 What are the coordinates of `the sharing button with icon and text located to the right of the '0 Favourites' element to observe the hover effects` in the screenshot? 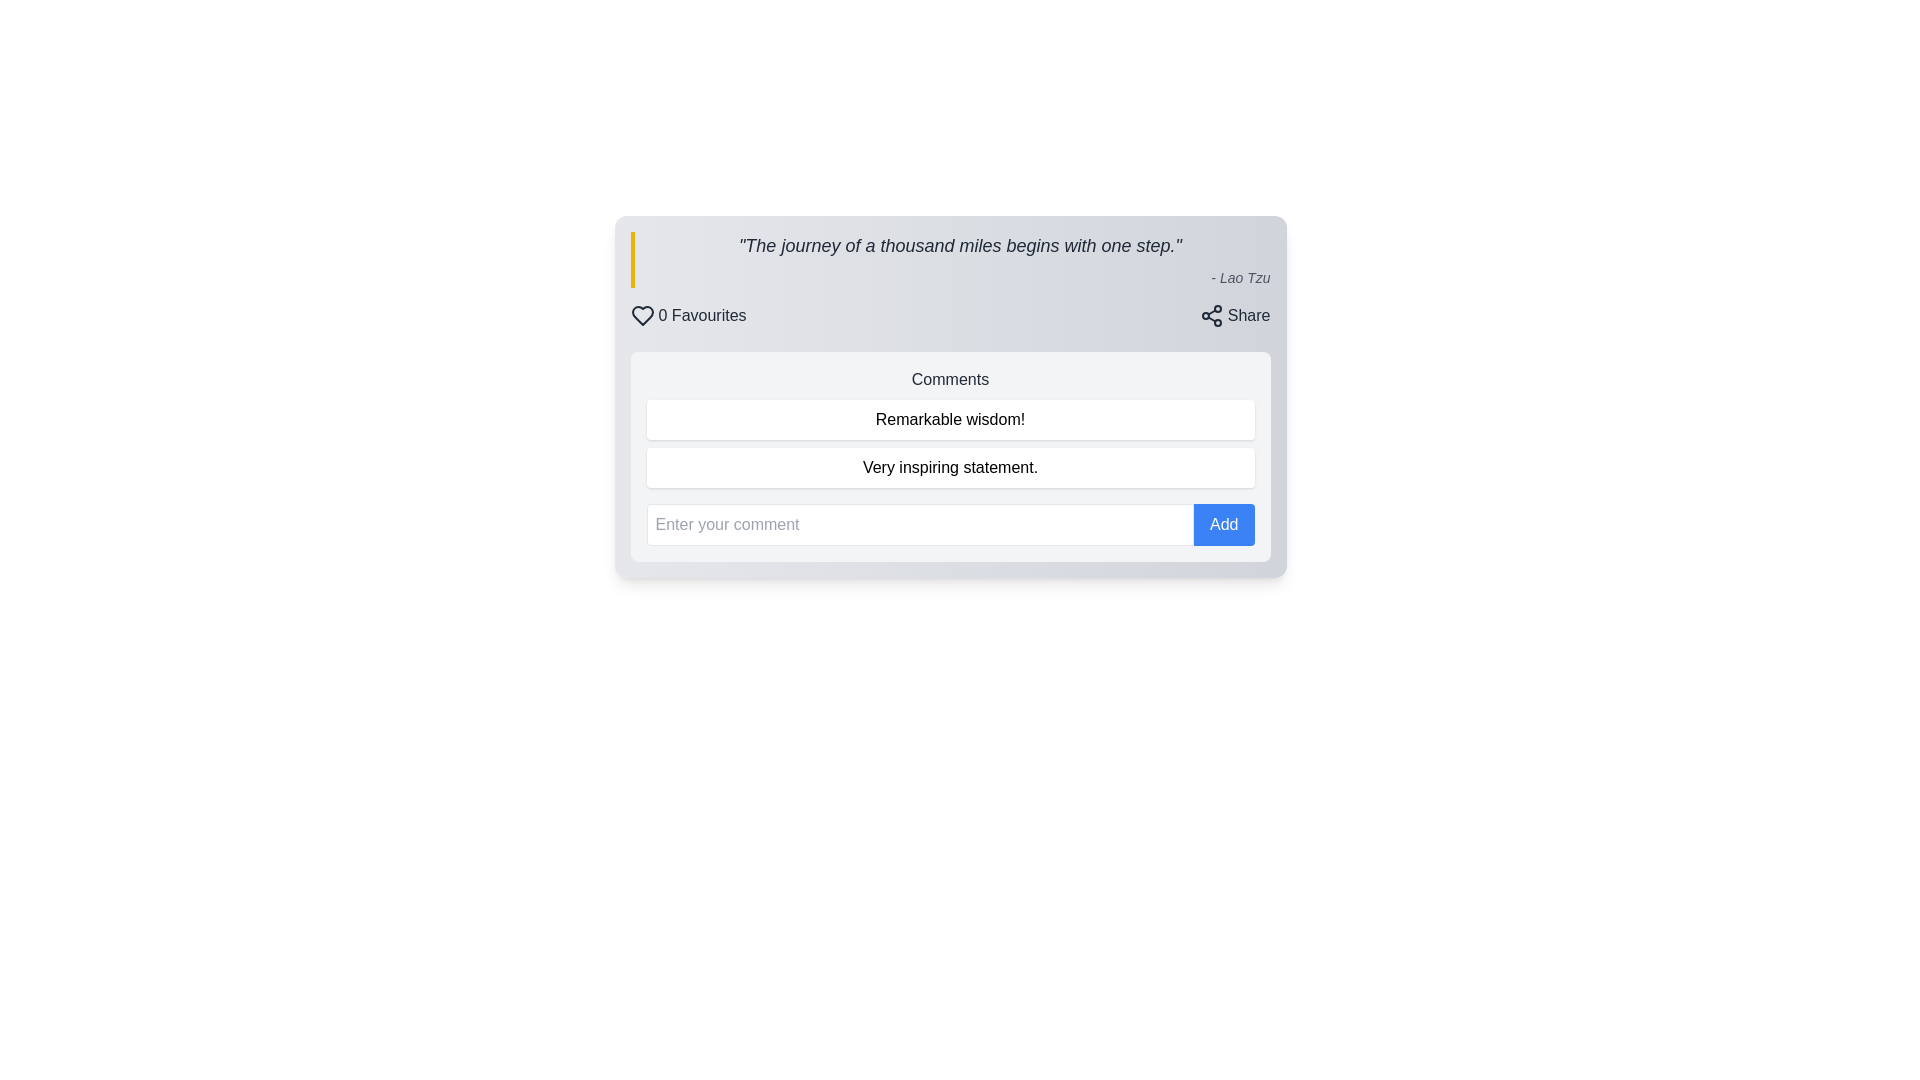 It's located at (1234, 315).